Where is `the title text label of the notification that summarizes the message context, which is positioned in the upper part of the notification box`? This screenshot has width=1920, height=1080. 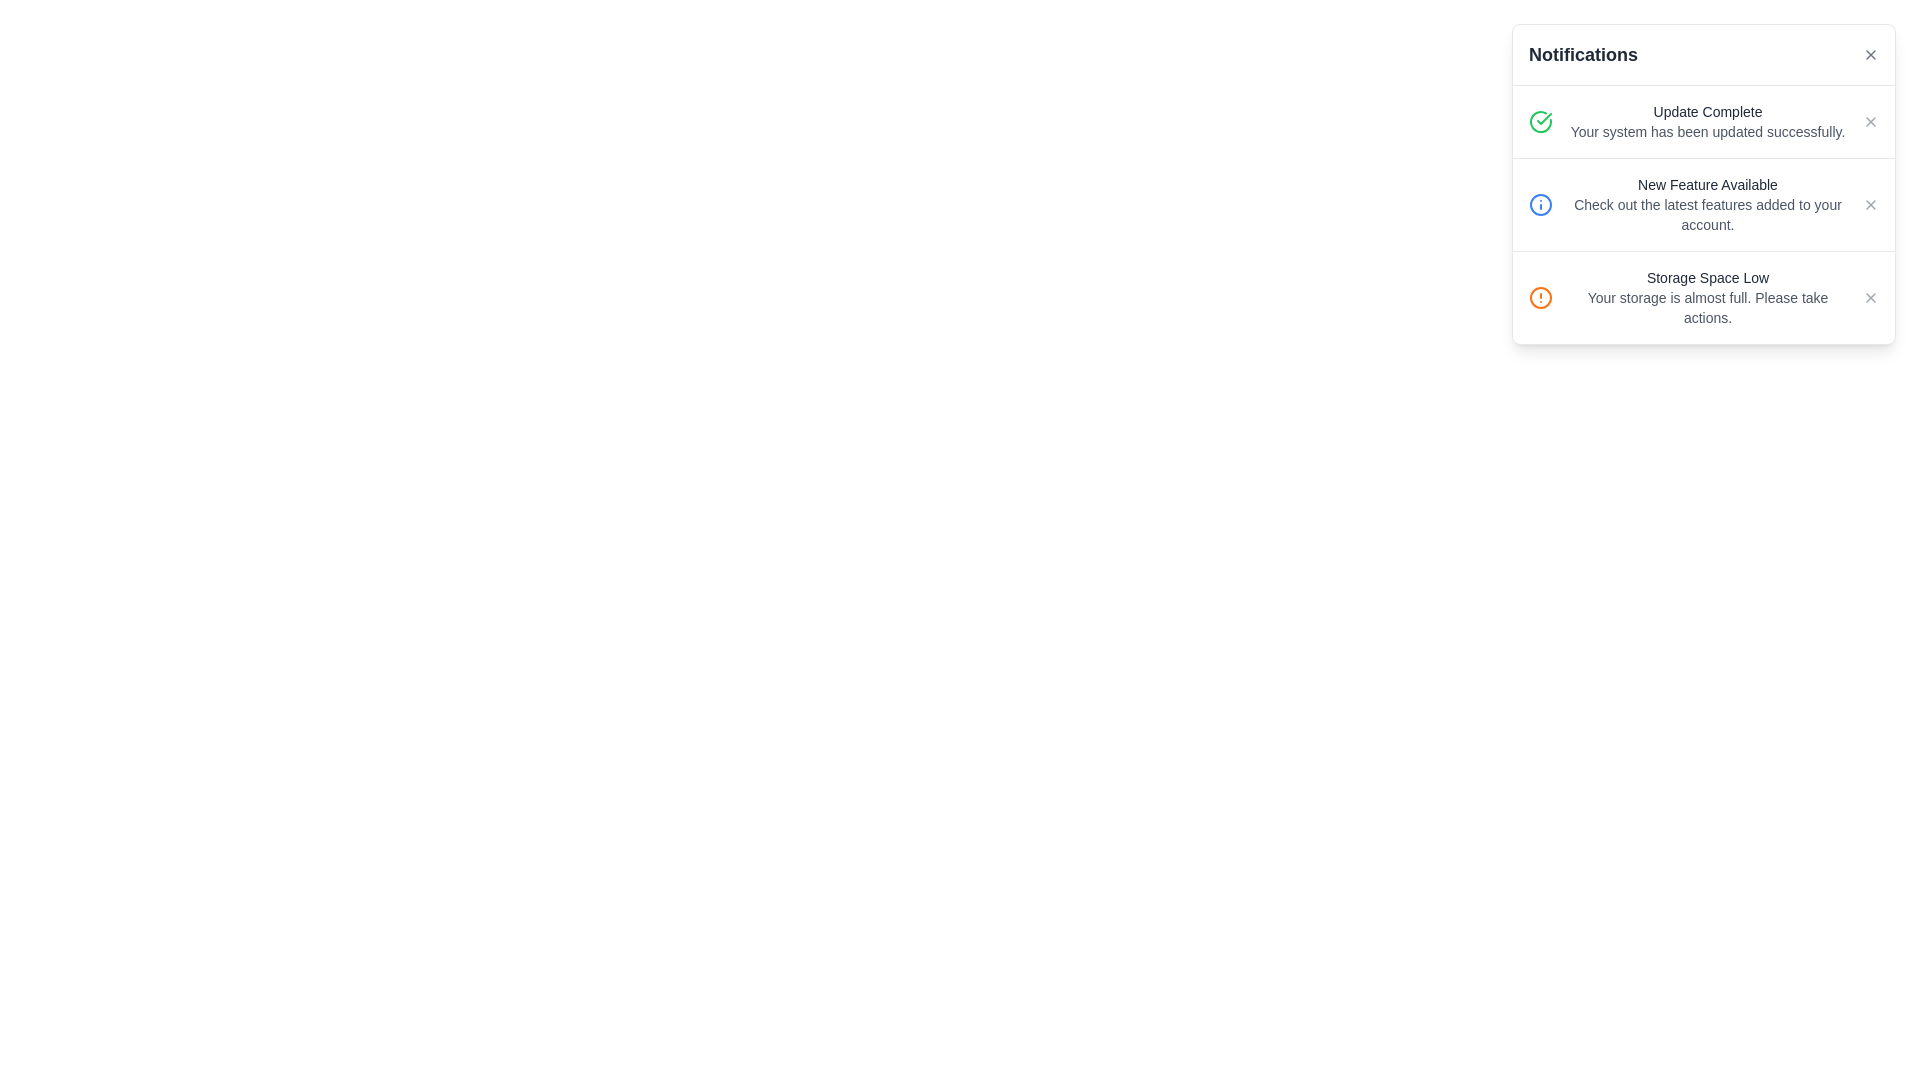
the title text label of the notification that summarizes the message context, which is positioned in the upper part of the notification box is located at coordinates (1707, 185).